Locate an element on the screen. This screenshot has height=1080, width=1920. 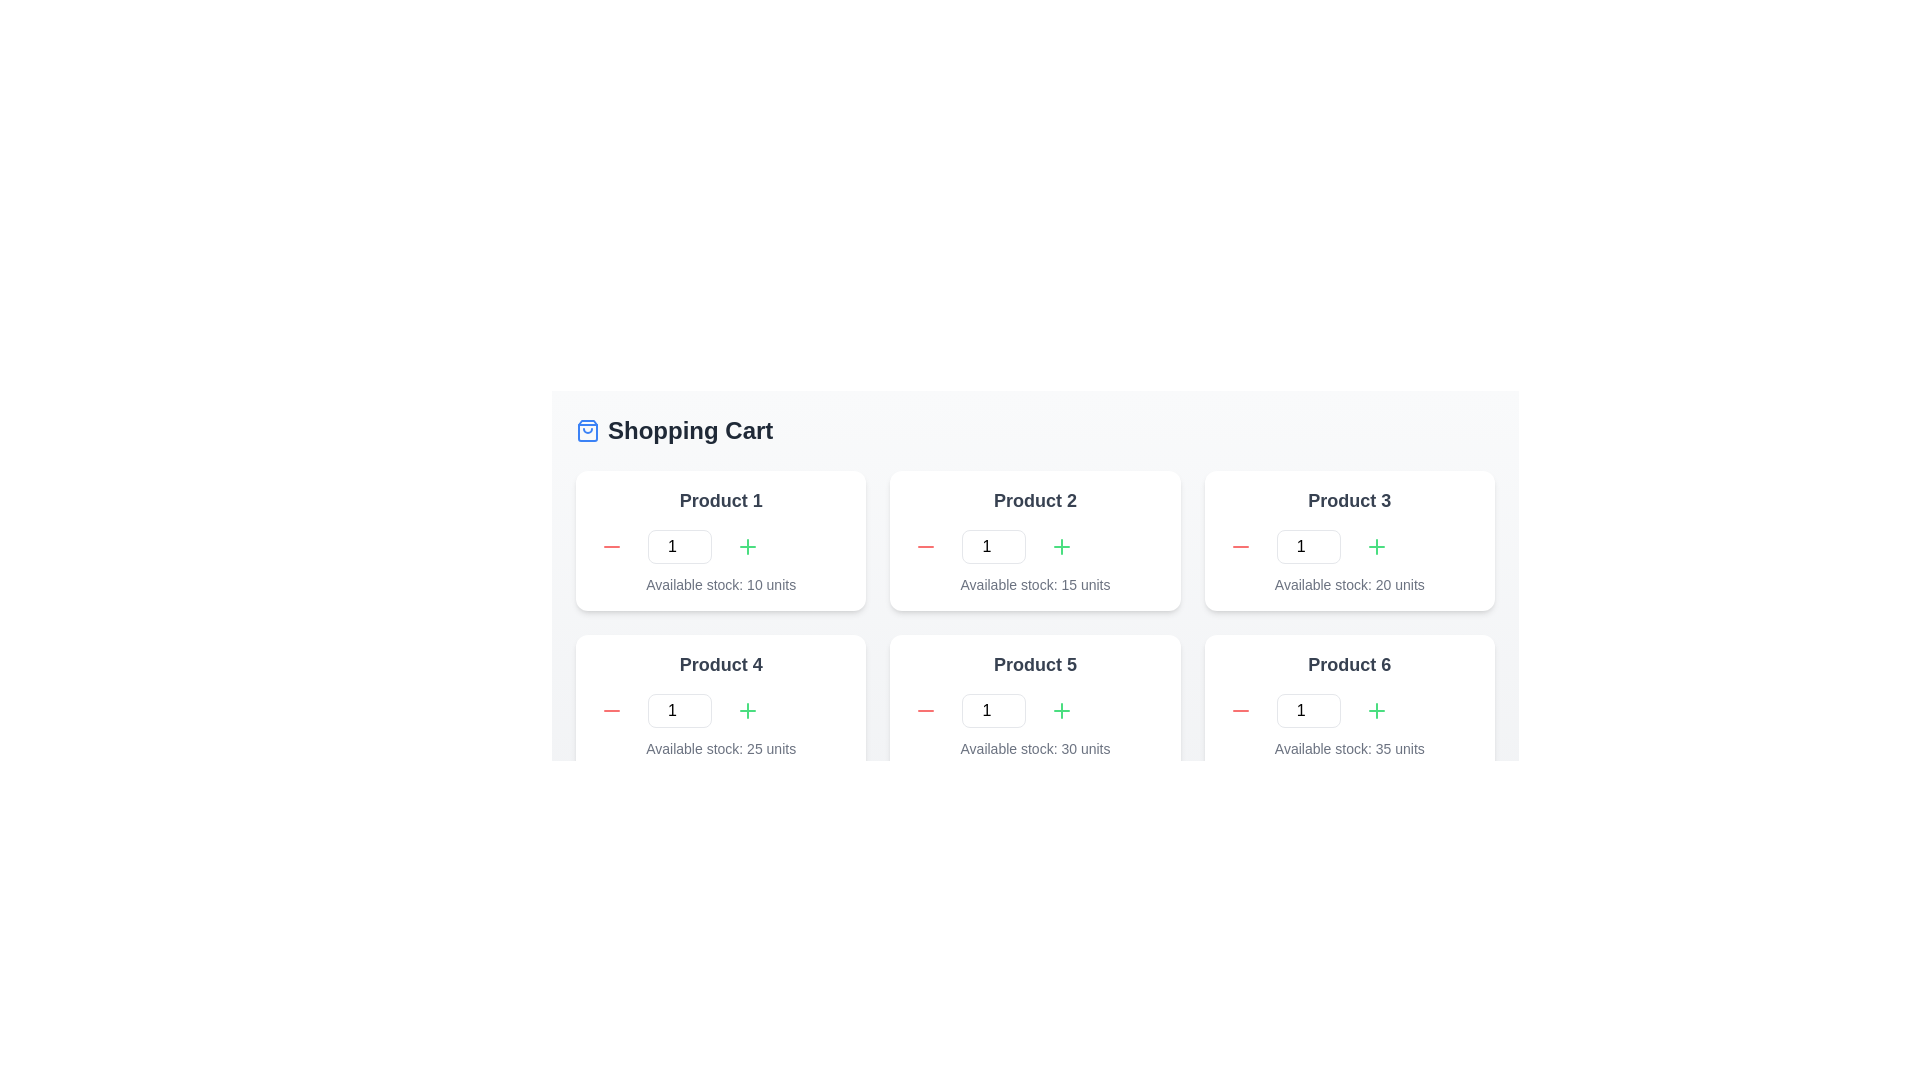
the button that increases the quantity of 'Product 1' in the shopping cart layout is located at coordinates (747, 547).